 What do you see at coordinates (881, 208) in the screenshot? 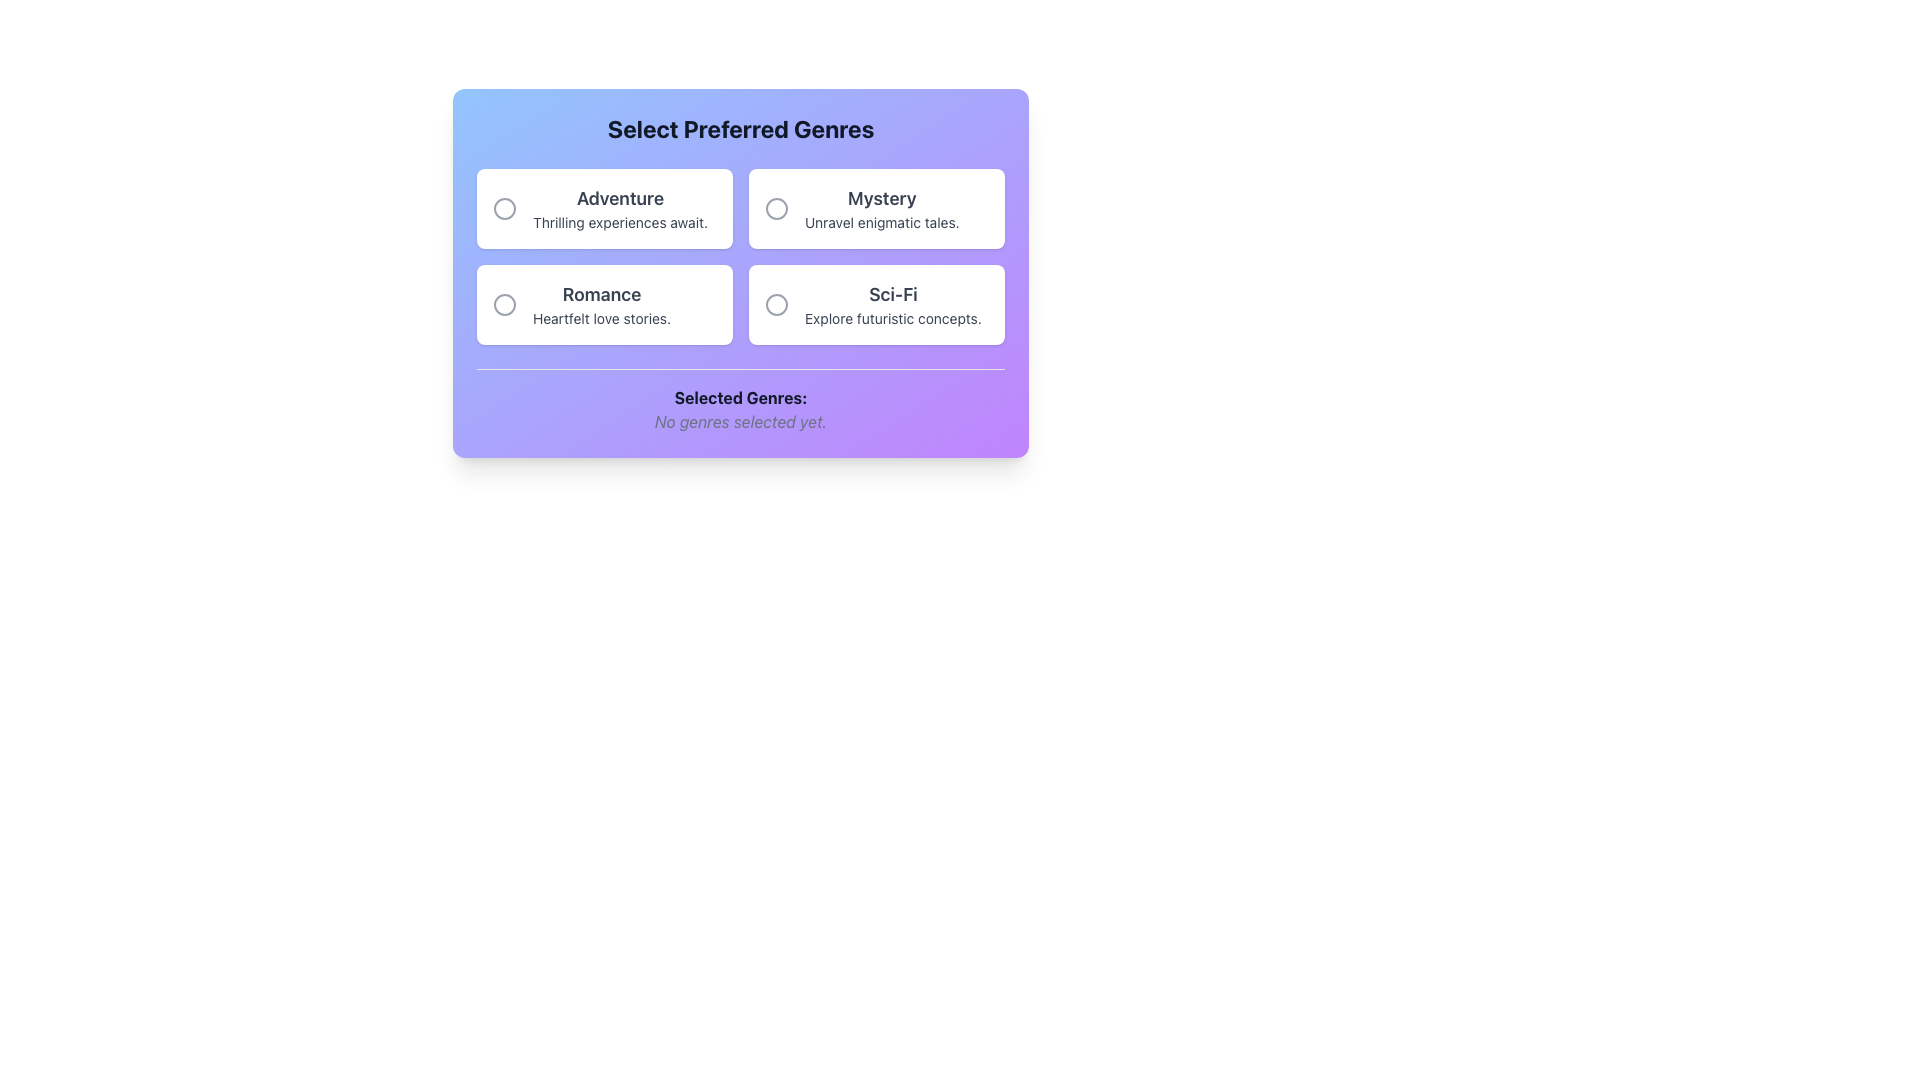
I see `the descriptive text block for the 'Mystery' genre option located in the second column and first row under 'Select Preferred Genres'` at bounding box center [881, 208].